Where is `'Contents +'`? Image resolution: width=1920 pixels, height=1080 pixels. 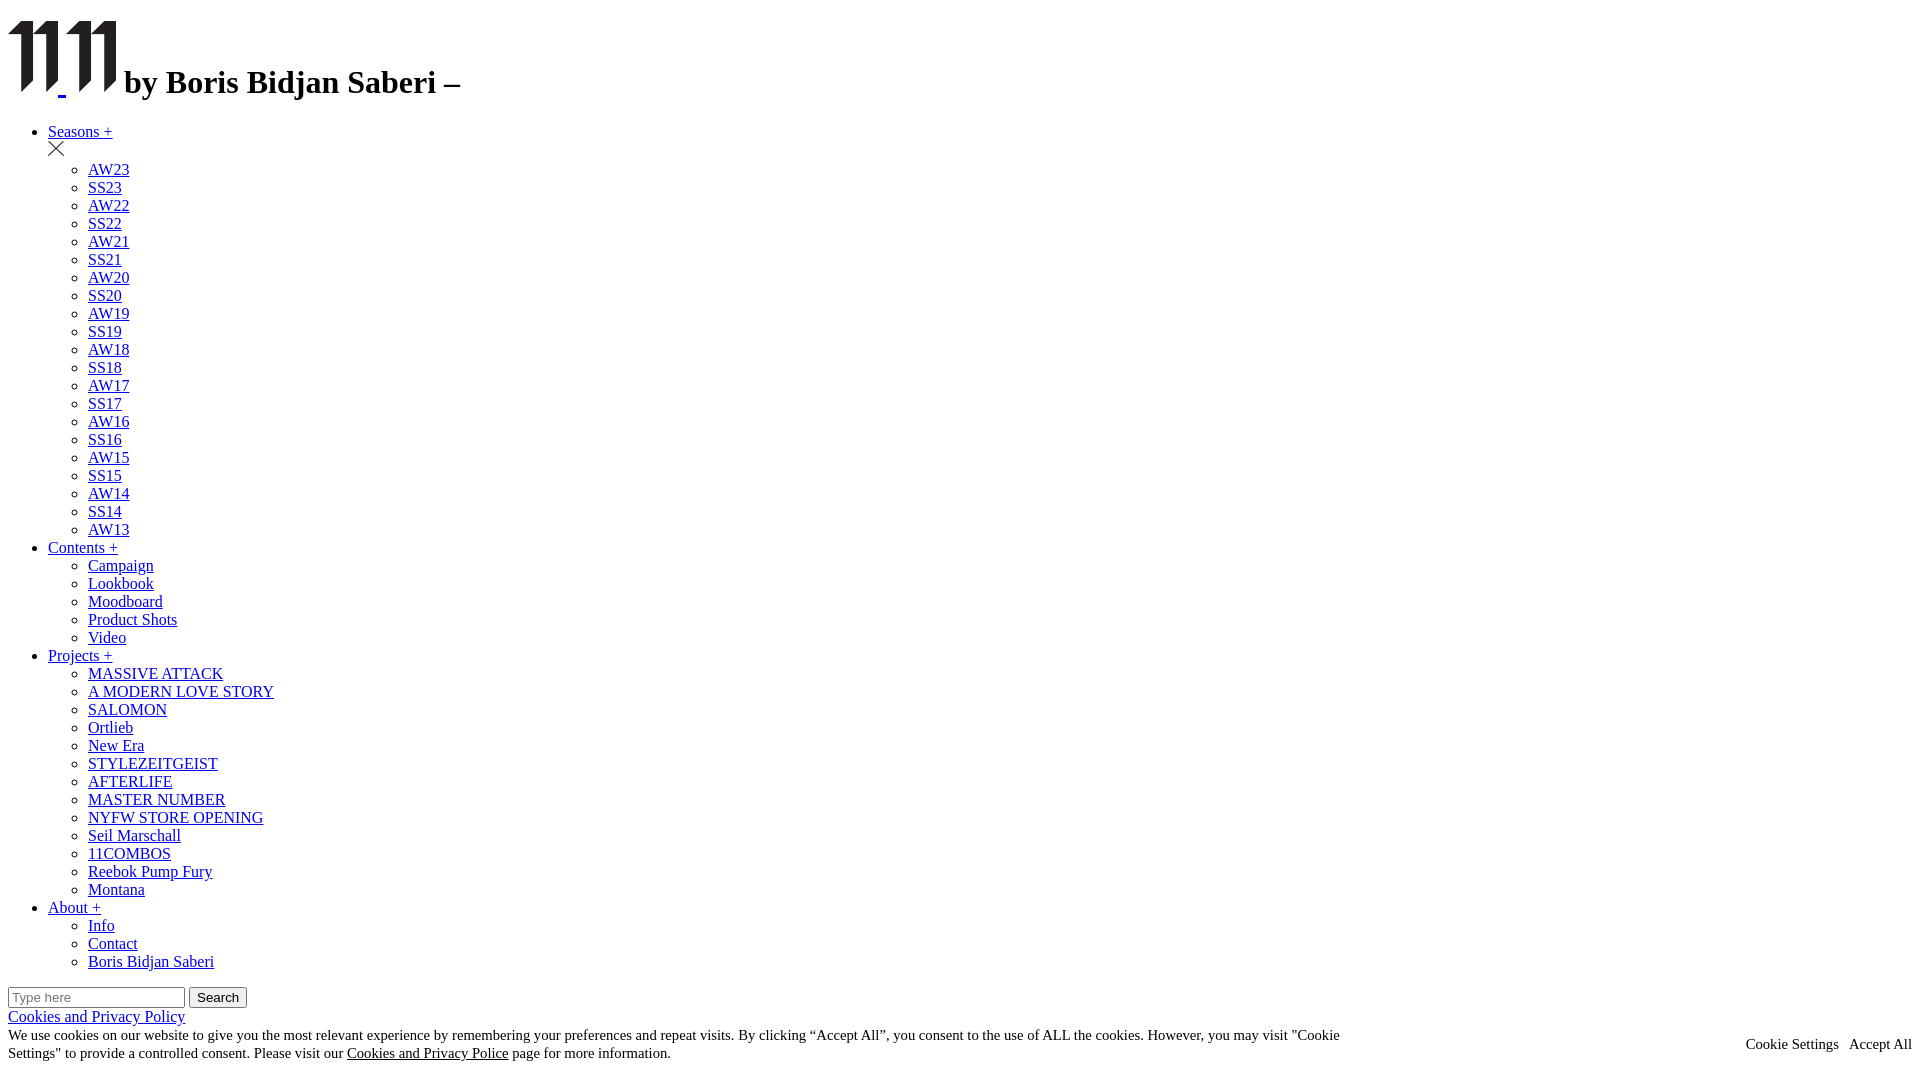
'Contents +' is located at coordinates (81, 547).